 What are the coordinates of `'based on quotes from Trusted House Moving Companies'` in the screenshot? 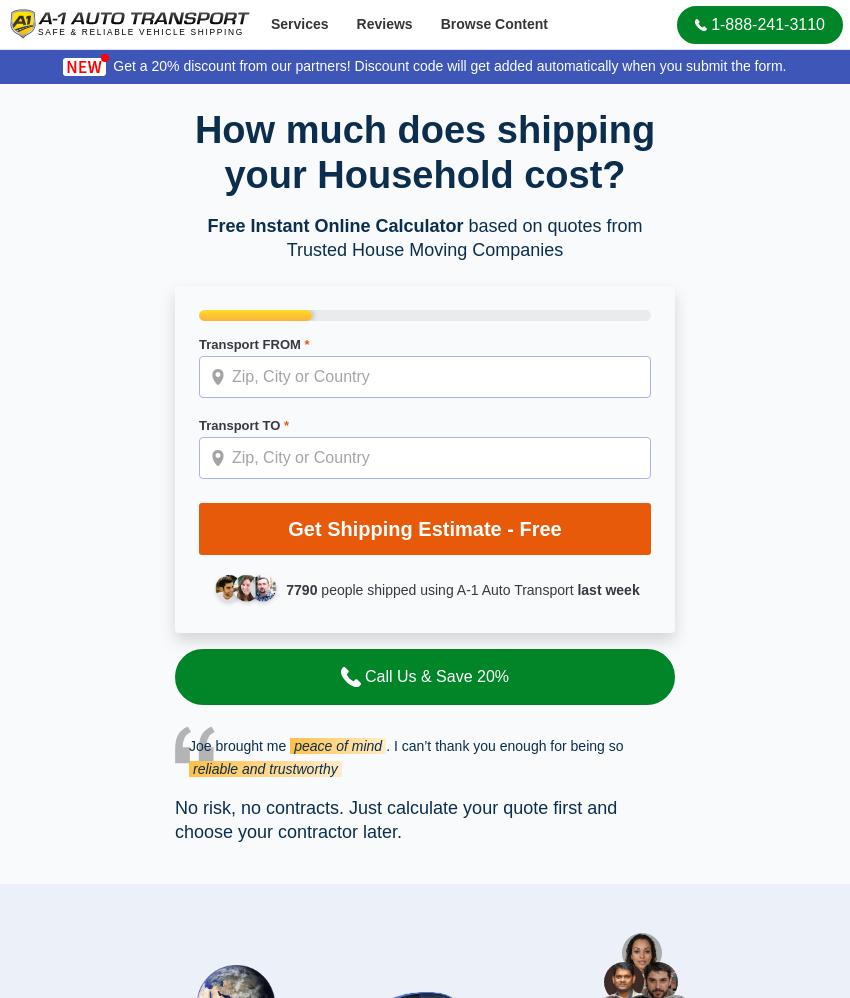 It's located at (463, 238).